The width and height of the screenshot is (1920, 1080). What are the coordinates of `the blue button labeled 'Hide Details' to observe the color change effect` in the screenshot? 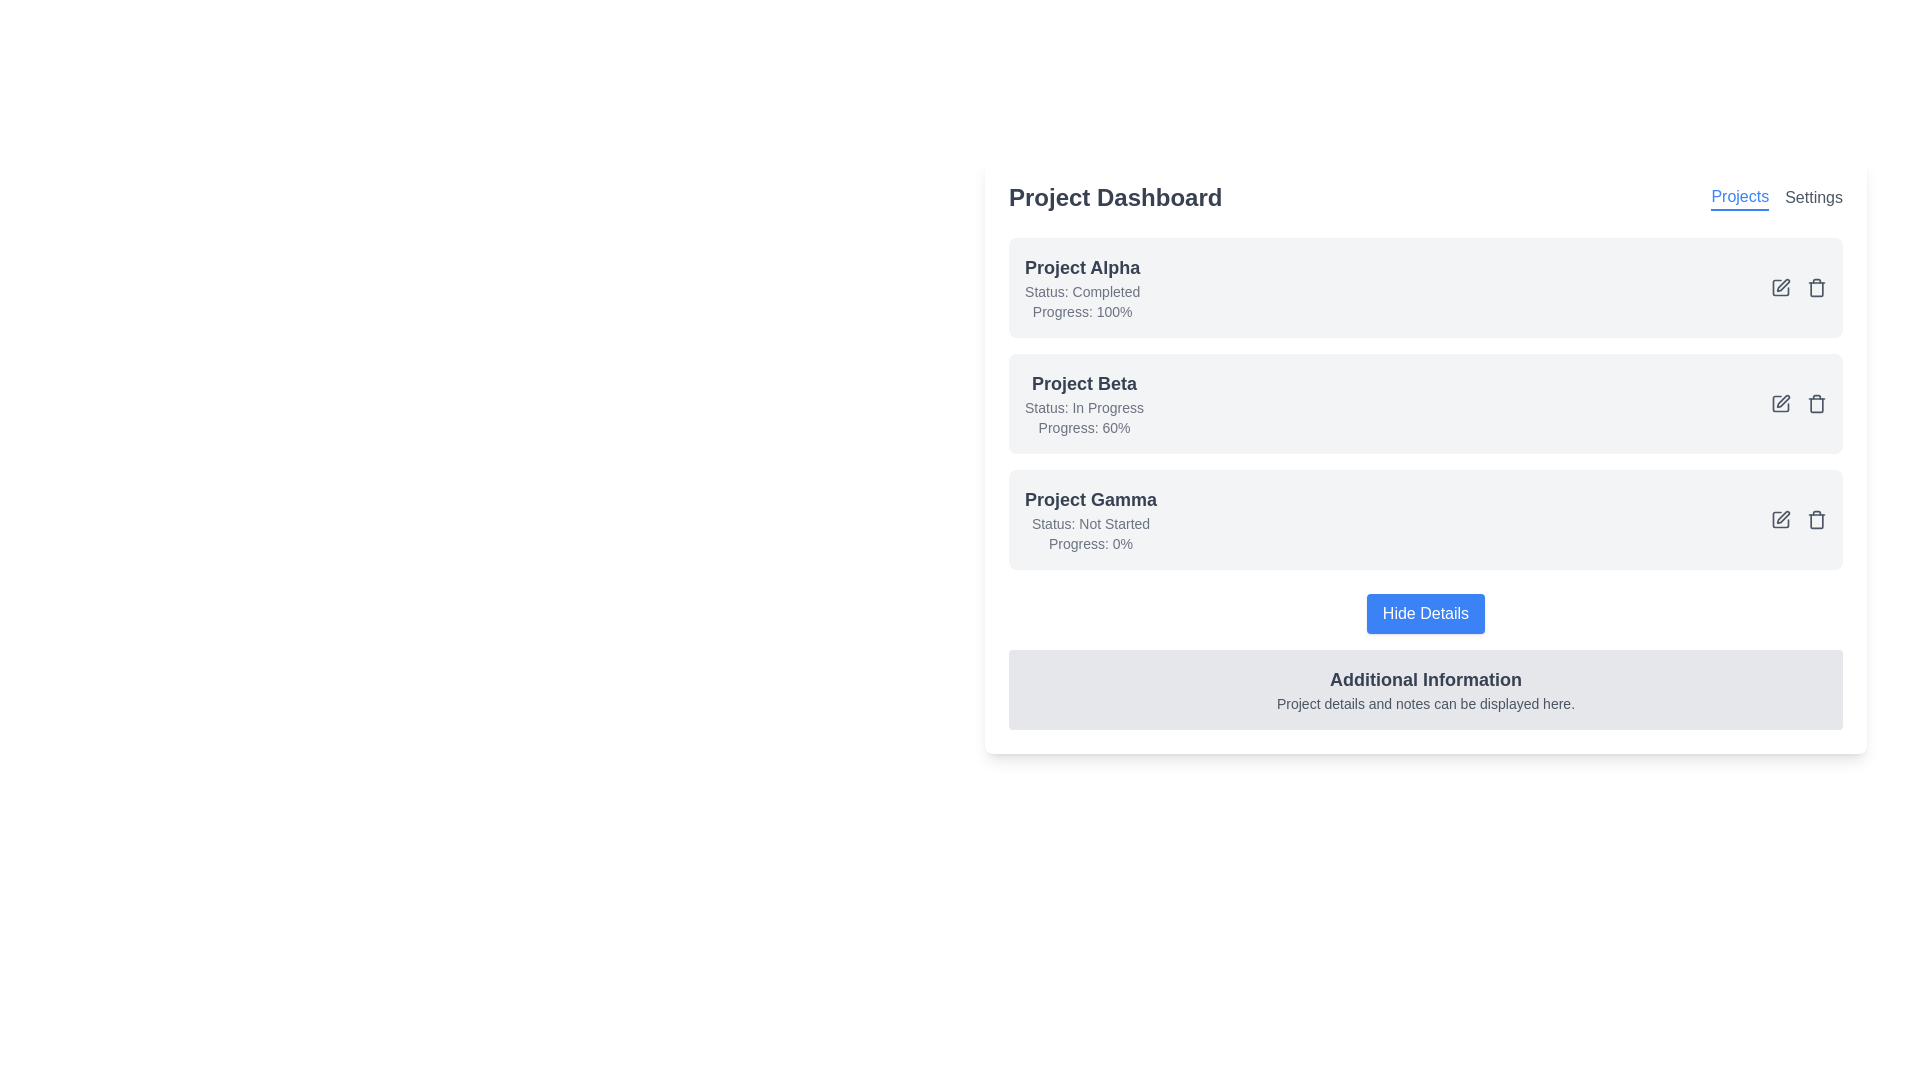 It's located at (1424, 612).